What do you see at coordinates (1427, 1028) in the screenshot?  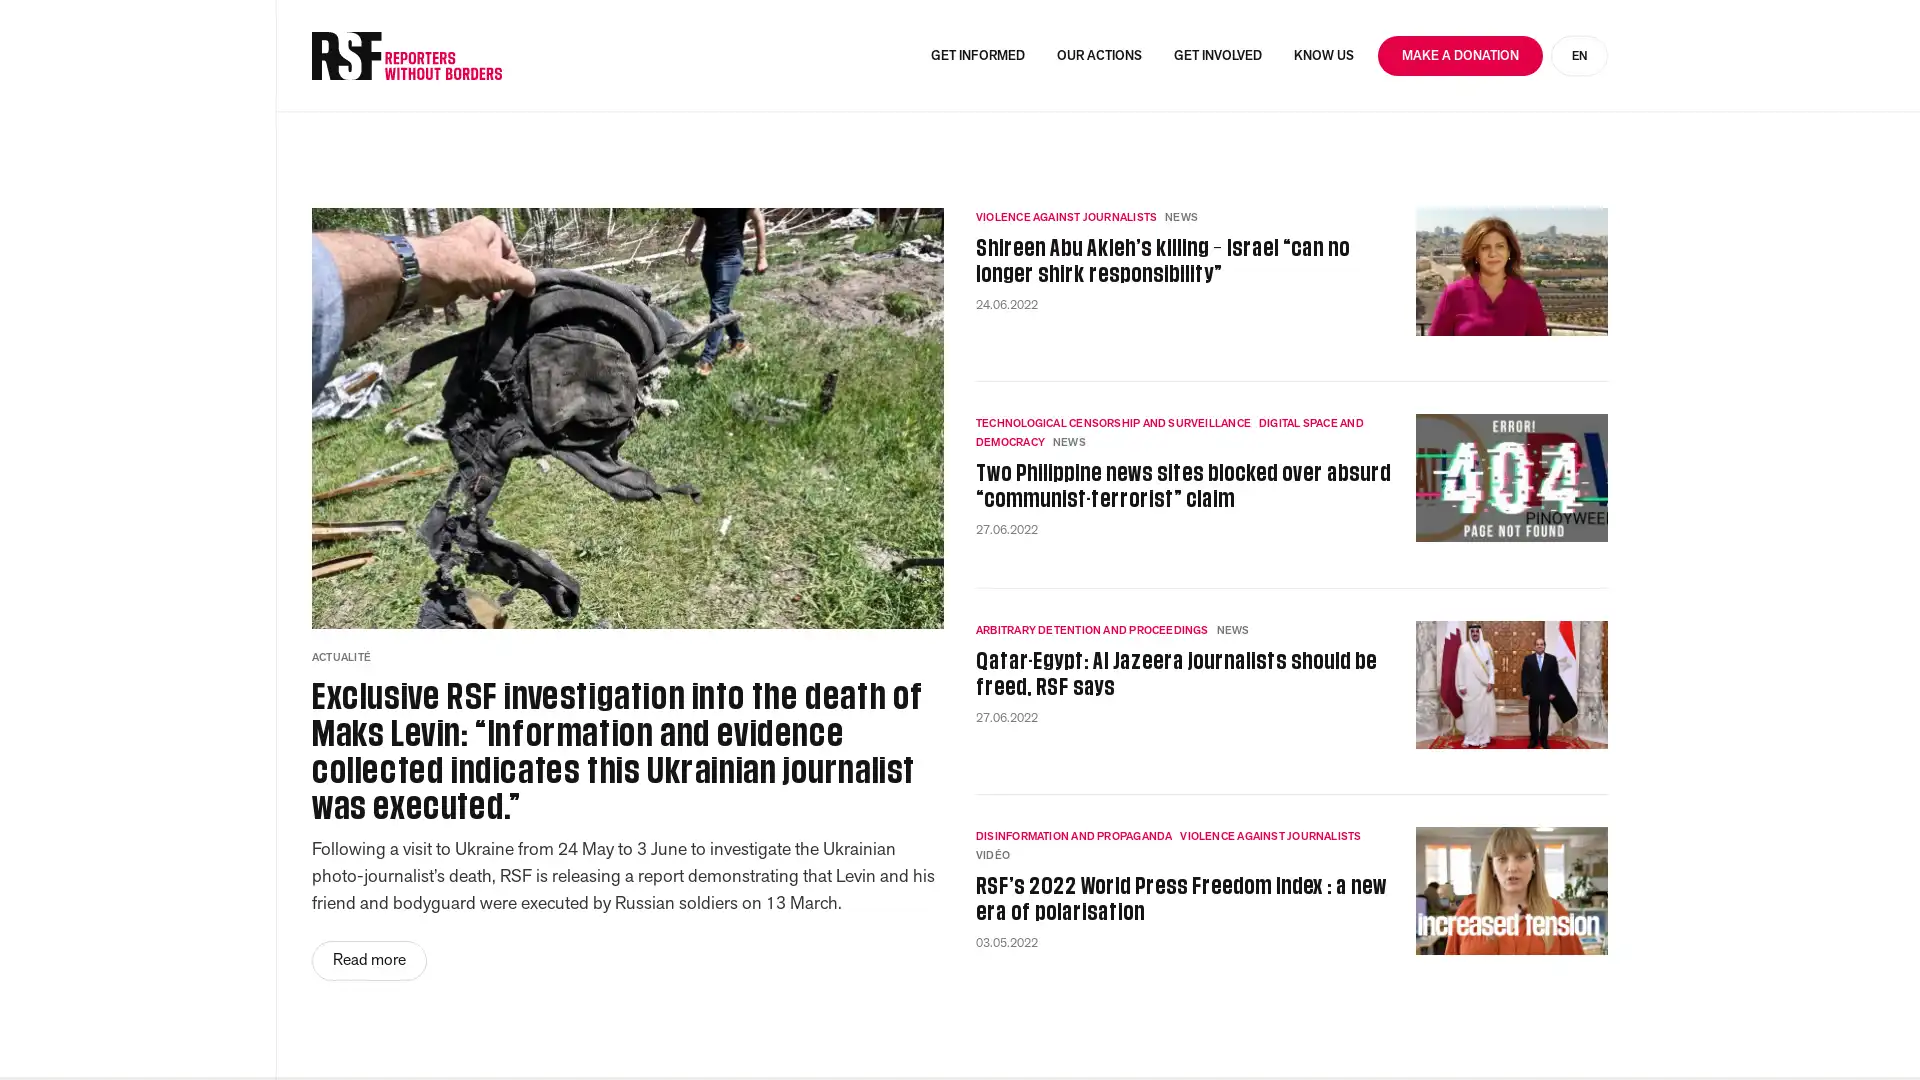 I see `Refuse everything` at bounding box center [1427, 1028].